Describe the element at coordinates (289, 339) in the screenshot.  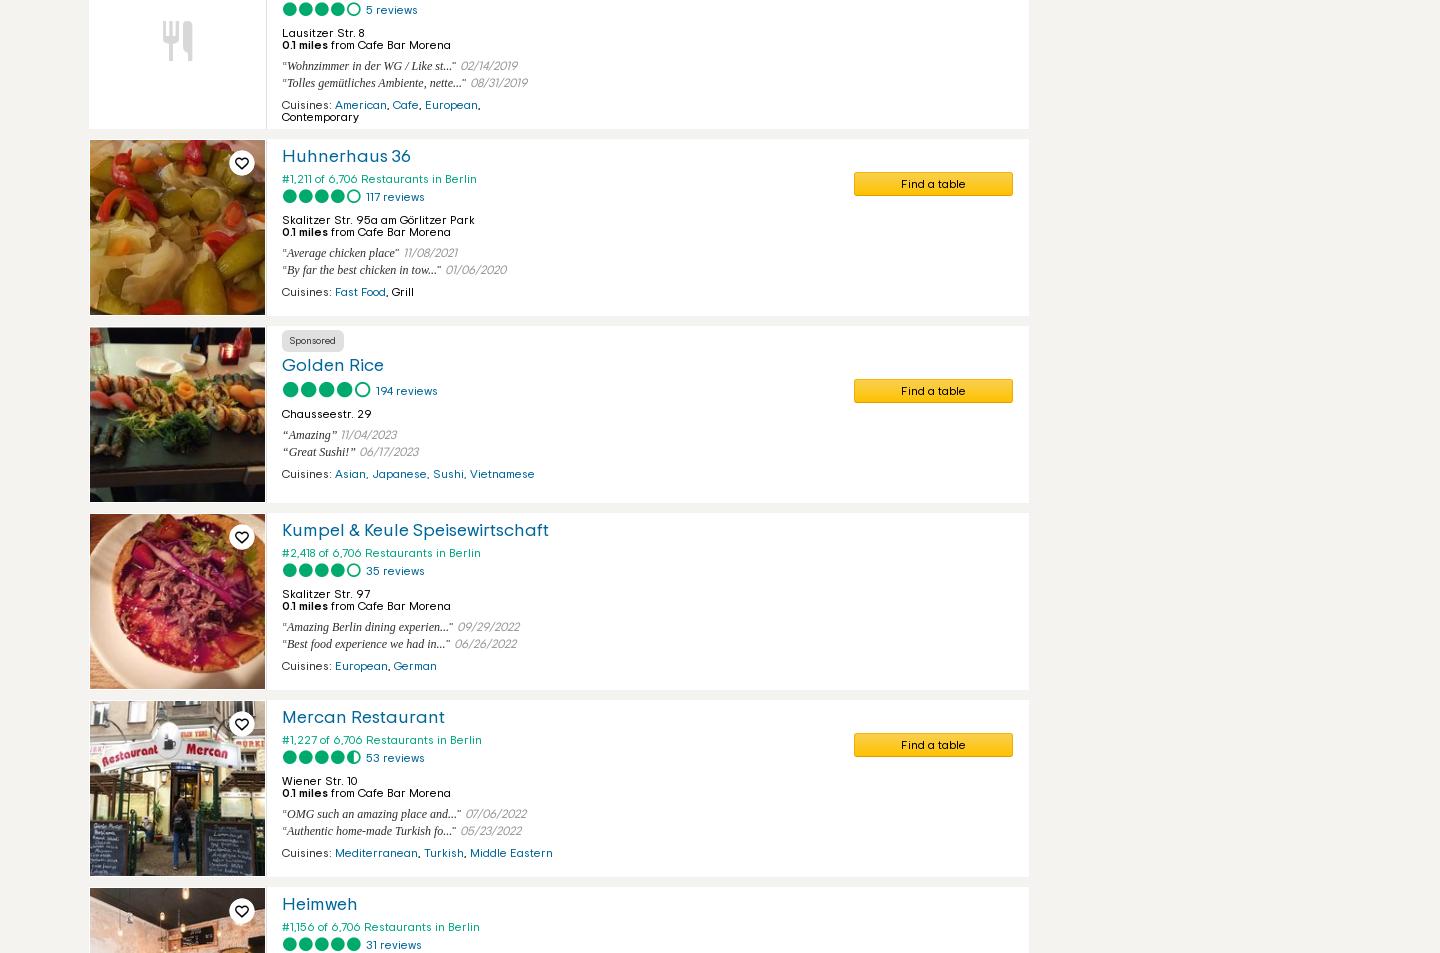
I see `'Sponsored'` at that location.